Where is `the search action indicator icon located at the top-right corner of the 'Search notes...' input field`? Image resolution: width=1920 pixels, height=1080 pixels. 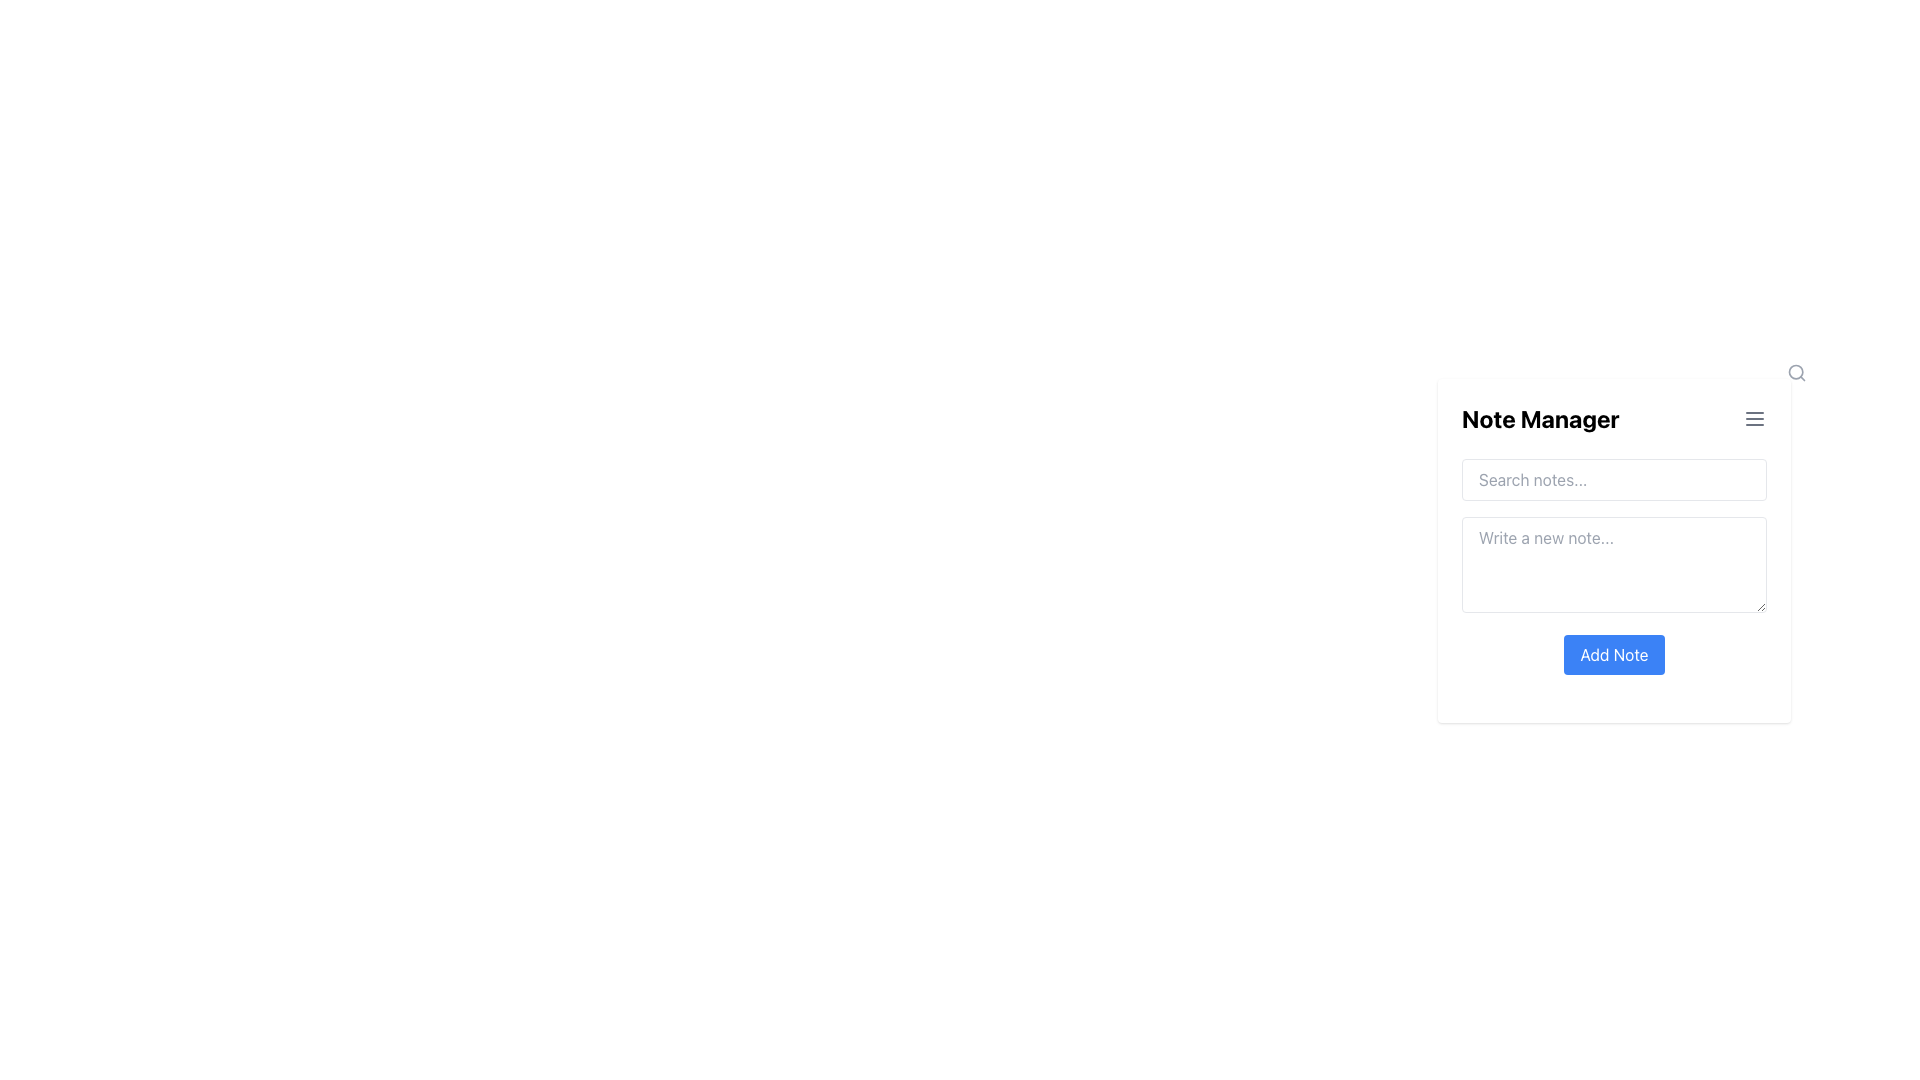
the search action indicator icon located at the top-right corner of the 'Search notes...' input field is located at coordinates (1796, 373).